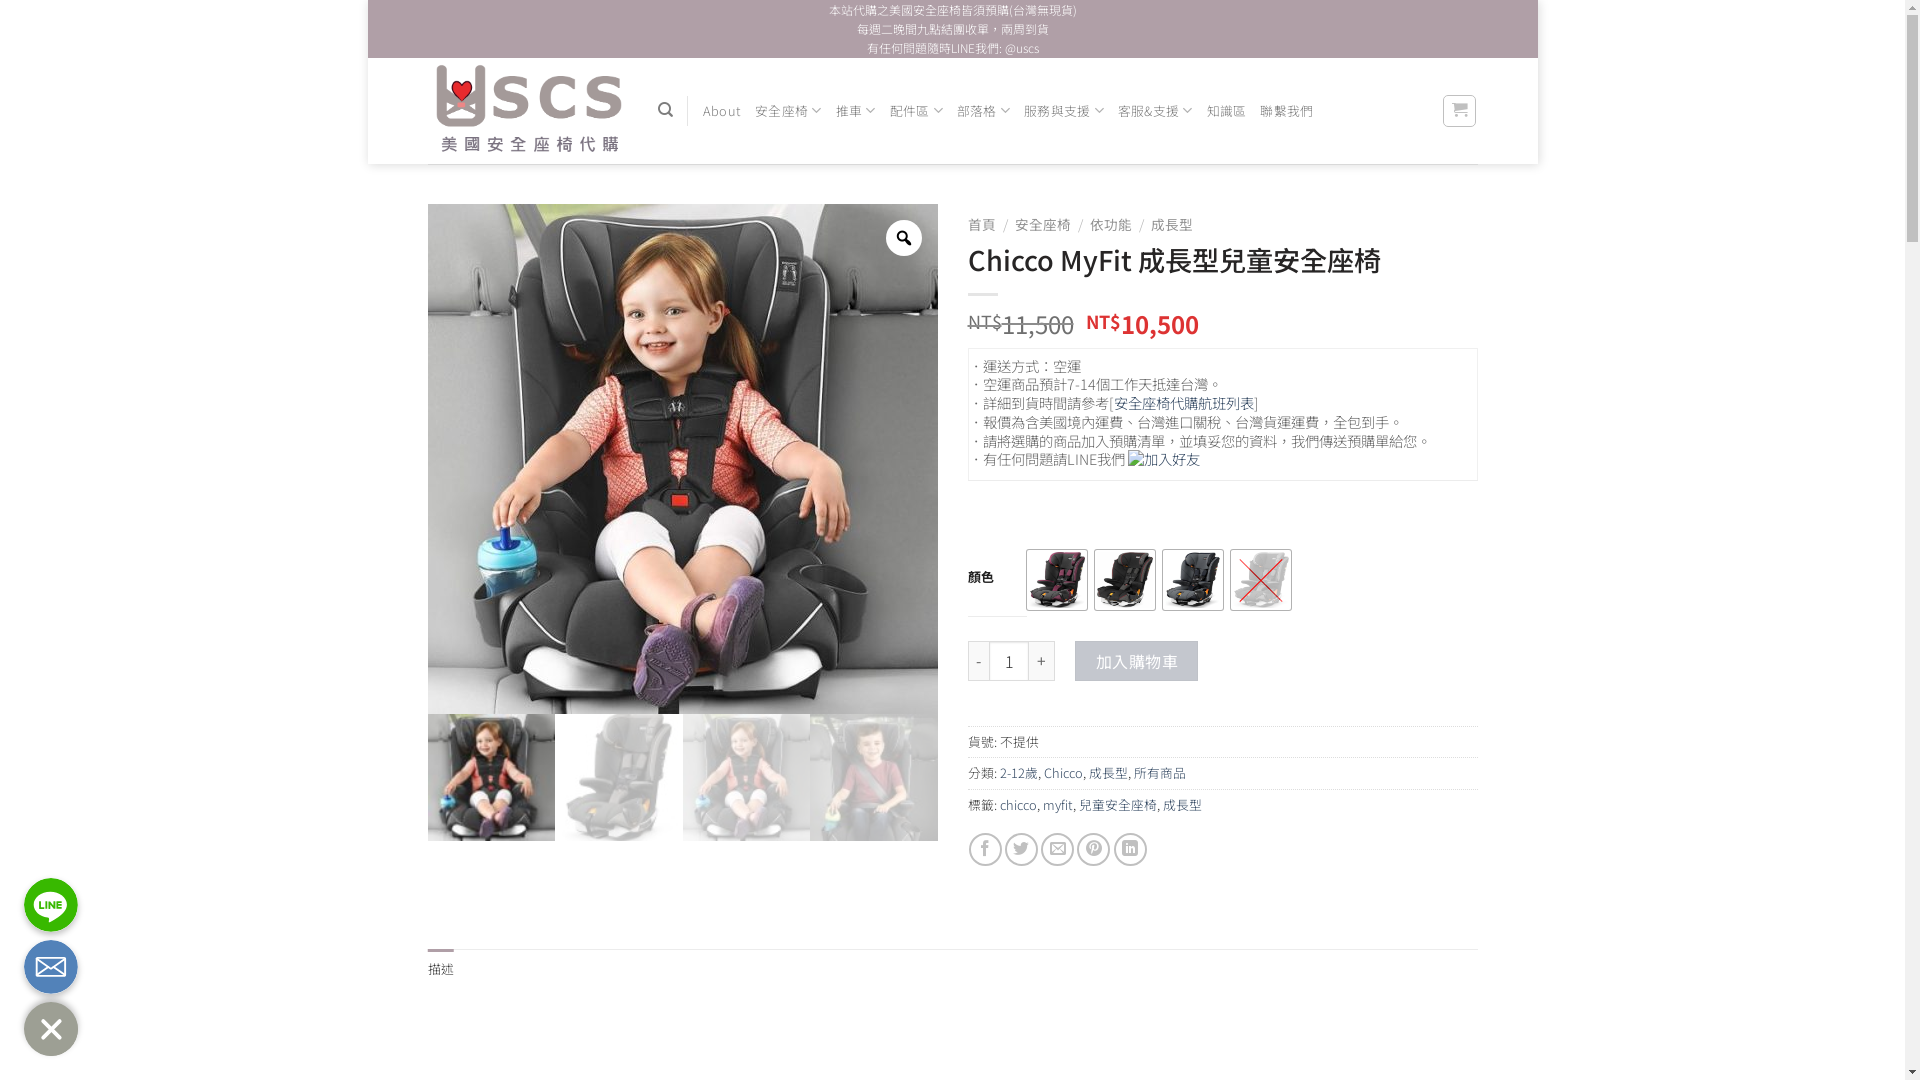 Image resolution: width=1920 pixels, height=1080 pixels. Describe the element at coordinates (1055, 803) in the screenshot. I see `'myfit'` at that location.